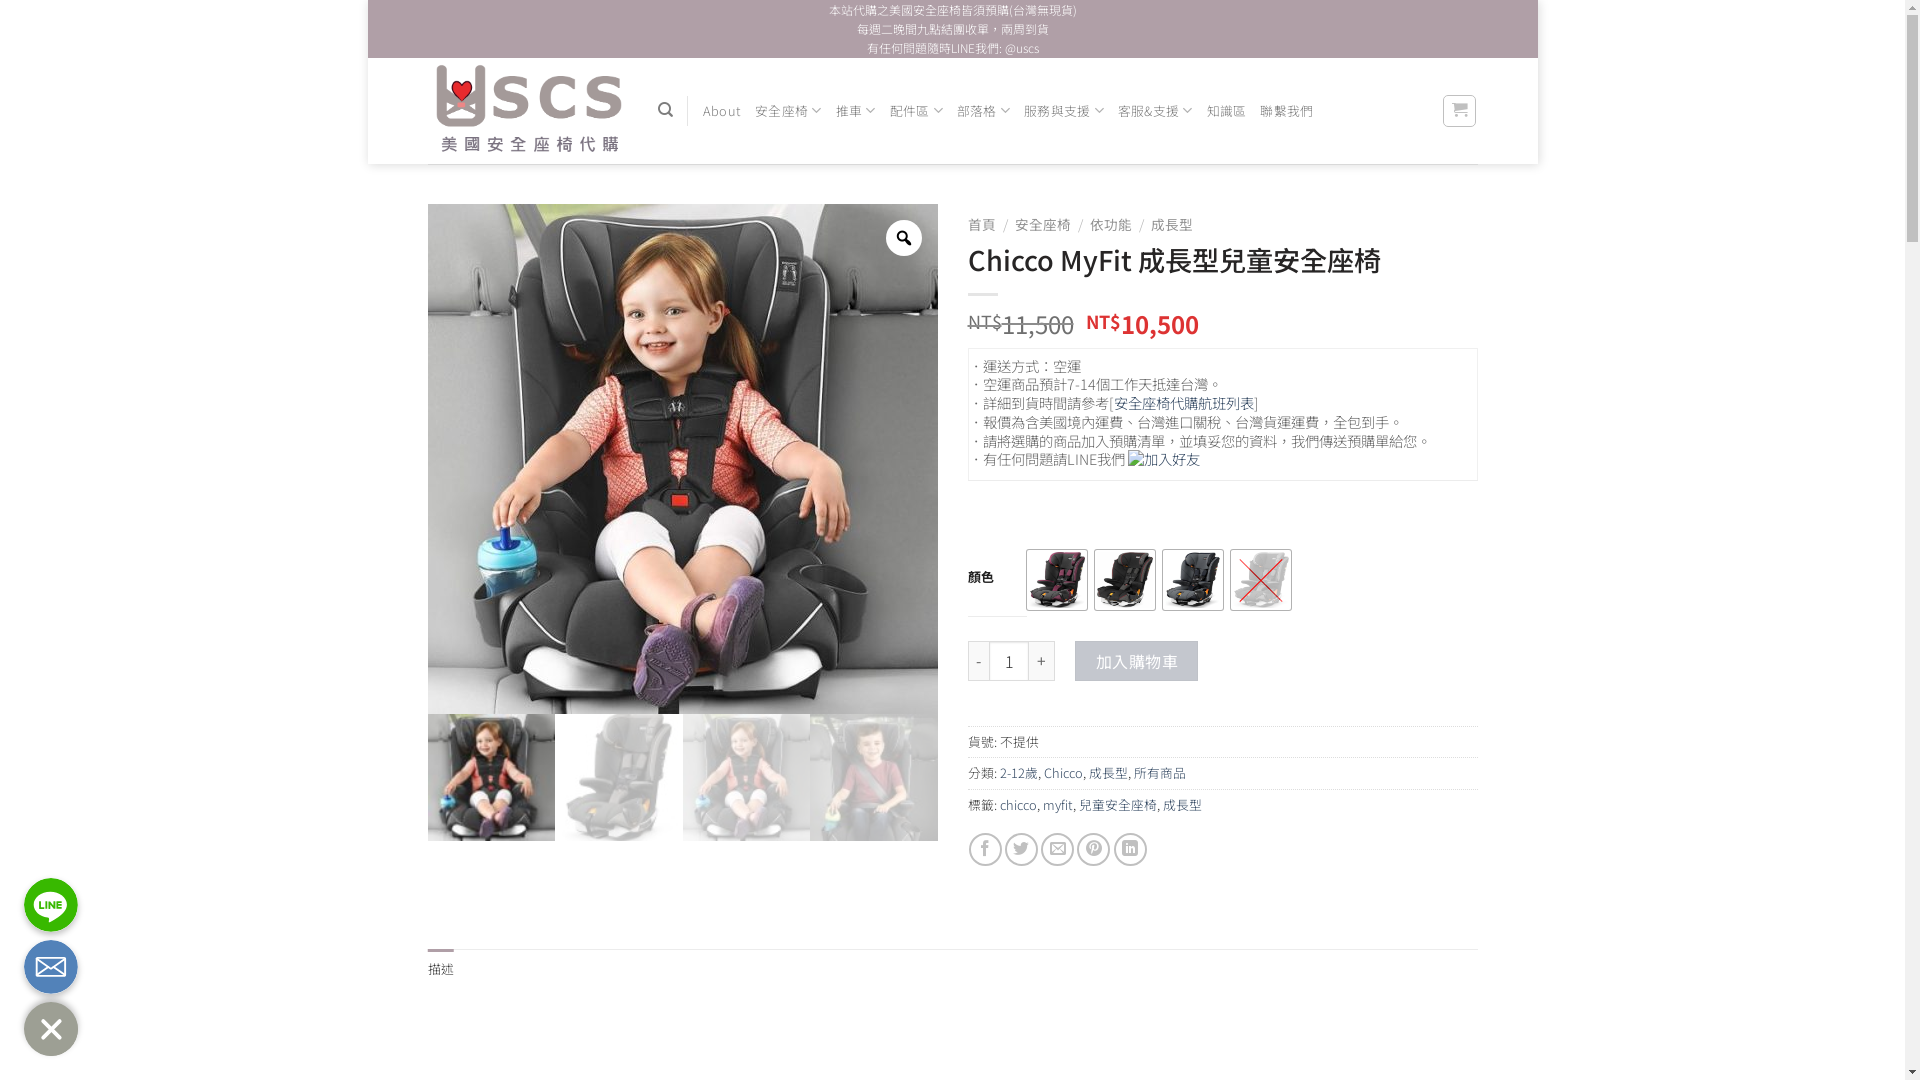 Image resolution: width=1920 pixels, height=1080 pixels. Describe the element at coordinates (1055, 803) in the screenshot. I see `'myfit'` at that location.